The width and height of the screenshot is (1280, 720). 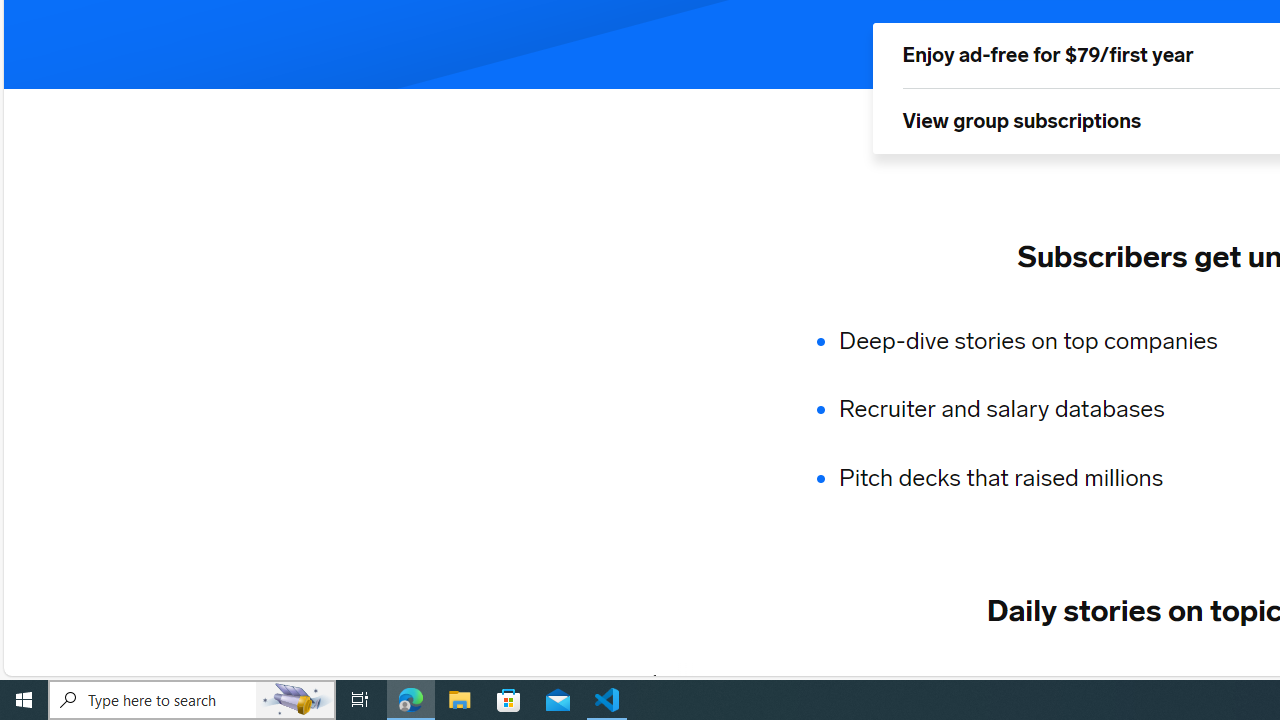 What do you see at coordinates (1040, 478) in the screenshot?
I see `'Pitch decks that raised millions'` at bounding box center [1040, 478].